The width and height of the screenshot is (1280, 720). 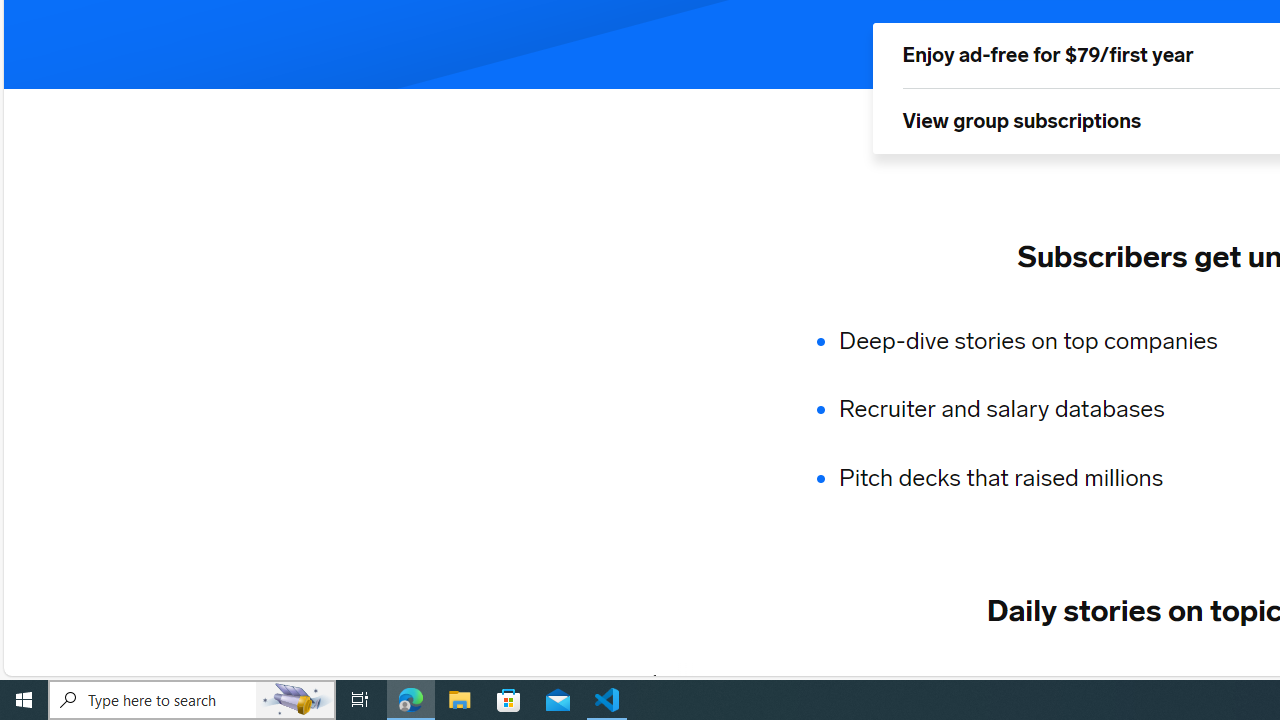 What do you see at coordinates (1040, 478) in the screenshot?
I see `'Pitch decks that raised millions'` at bounding box center [1040, 478].